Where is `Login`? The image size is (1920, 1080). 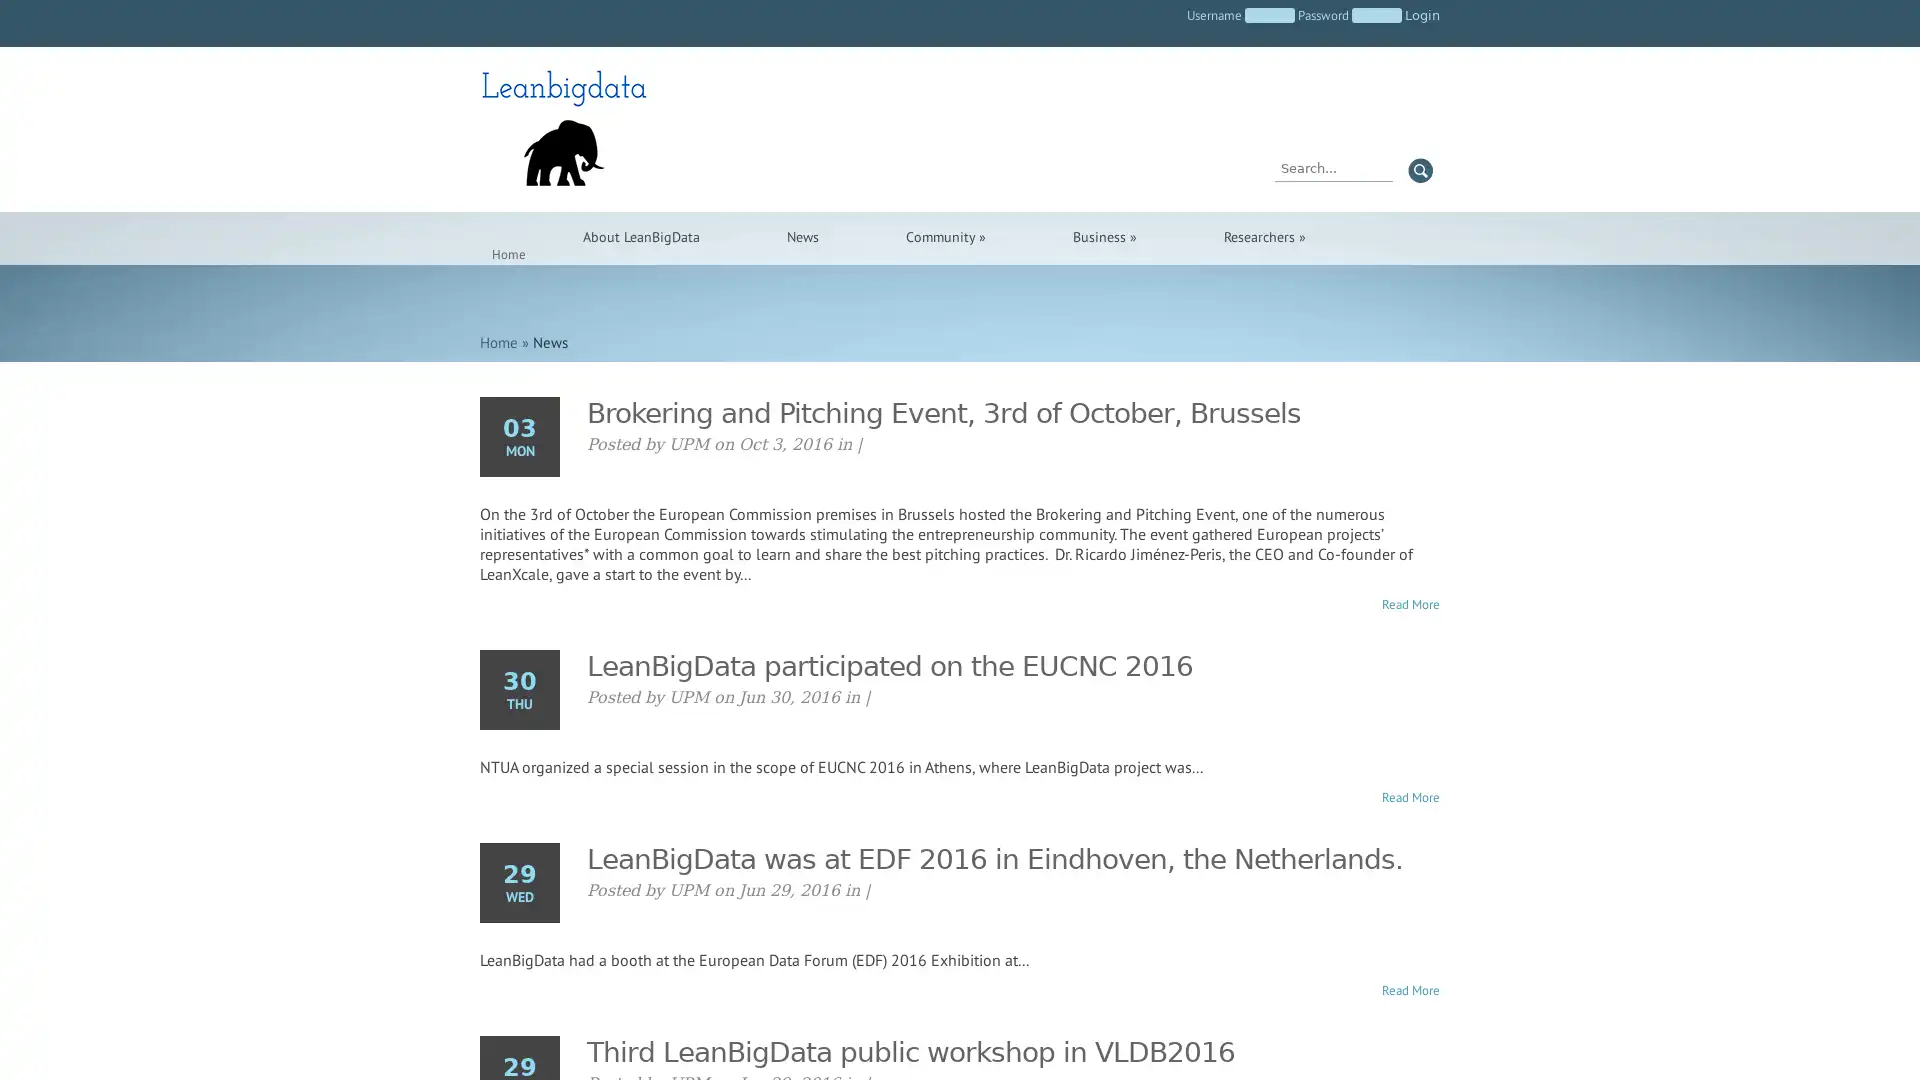 Login is located at coordinates (1421, 15).